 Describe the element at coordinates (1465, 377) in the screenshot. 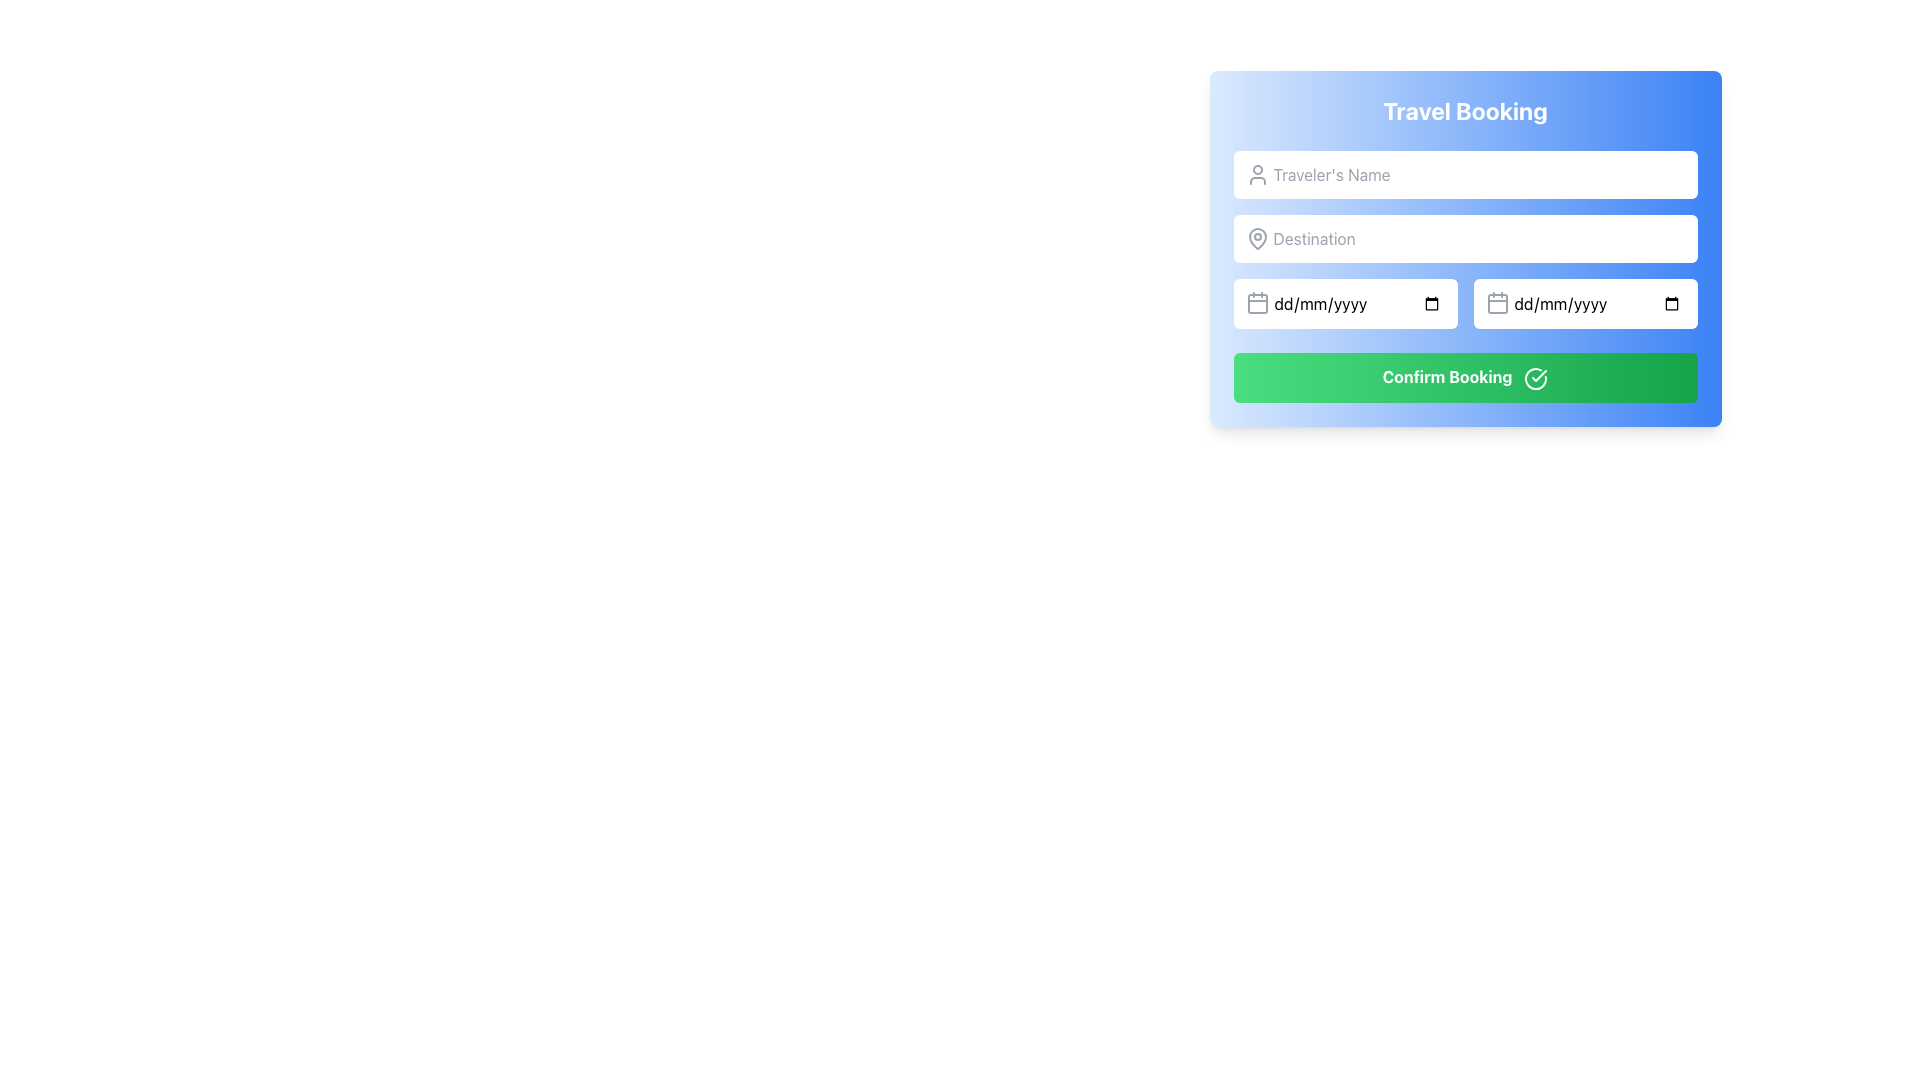

I see `the submission button for confirming a booking in the 'Travel Booking' form` at that location.